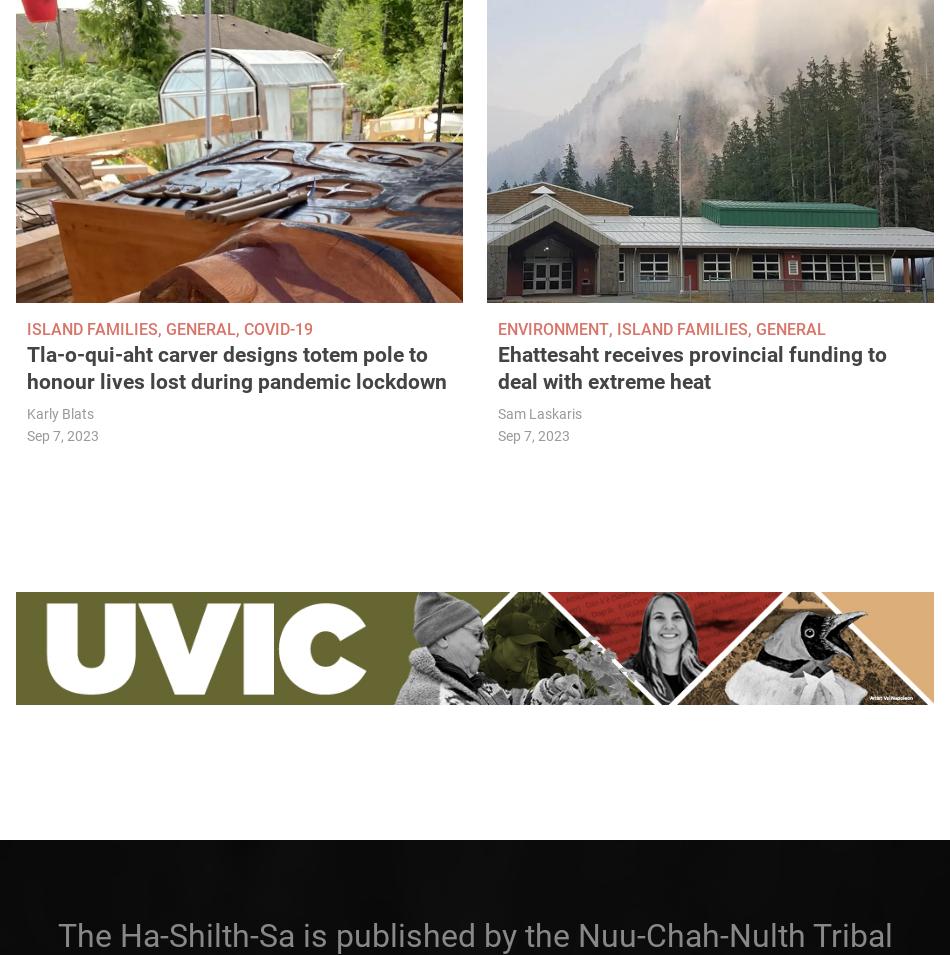 This screenshot has height=955, width=950. I want to click on 'Ehattesaht receives provincial funding to deal with extreme heat', so click(692, 367).